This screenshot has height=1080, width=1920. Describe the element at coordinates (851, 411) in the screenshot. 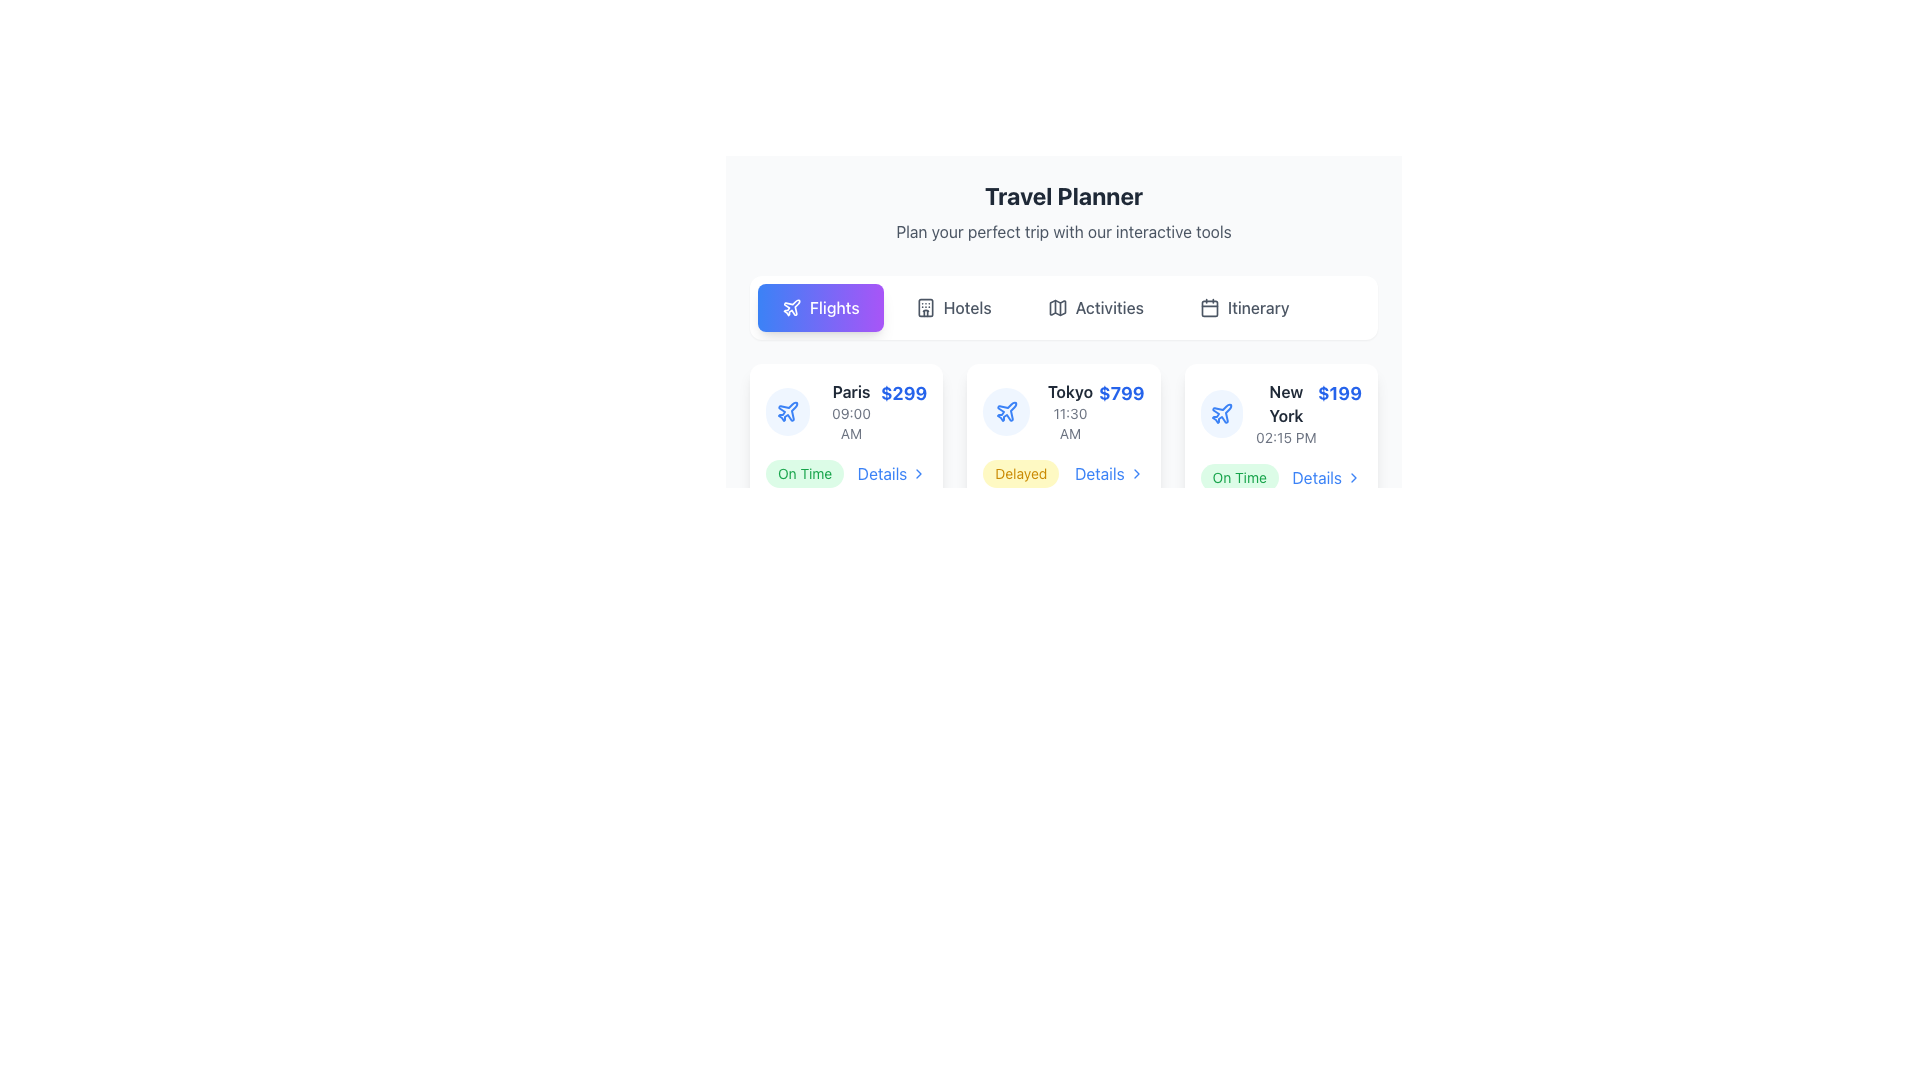

I see `displayed text showing the destination name 'Paris' and departure time '09:00 AM' from the text display element located in the center of the first flight option panel under the 'Flights' tab` at that location.